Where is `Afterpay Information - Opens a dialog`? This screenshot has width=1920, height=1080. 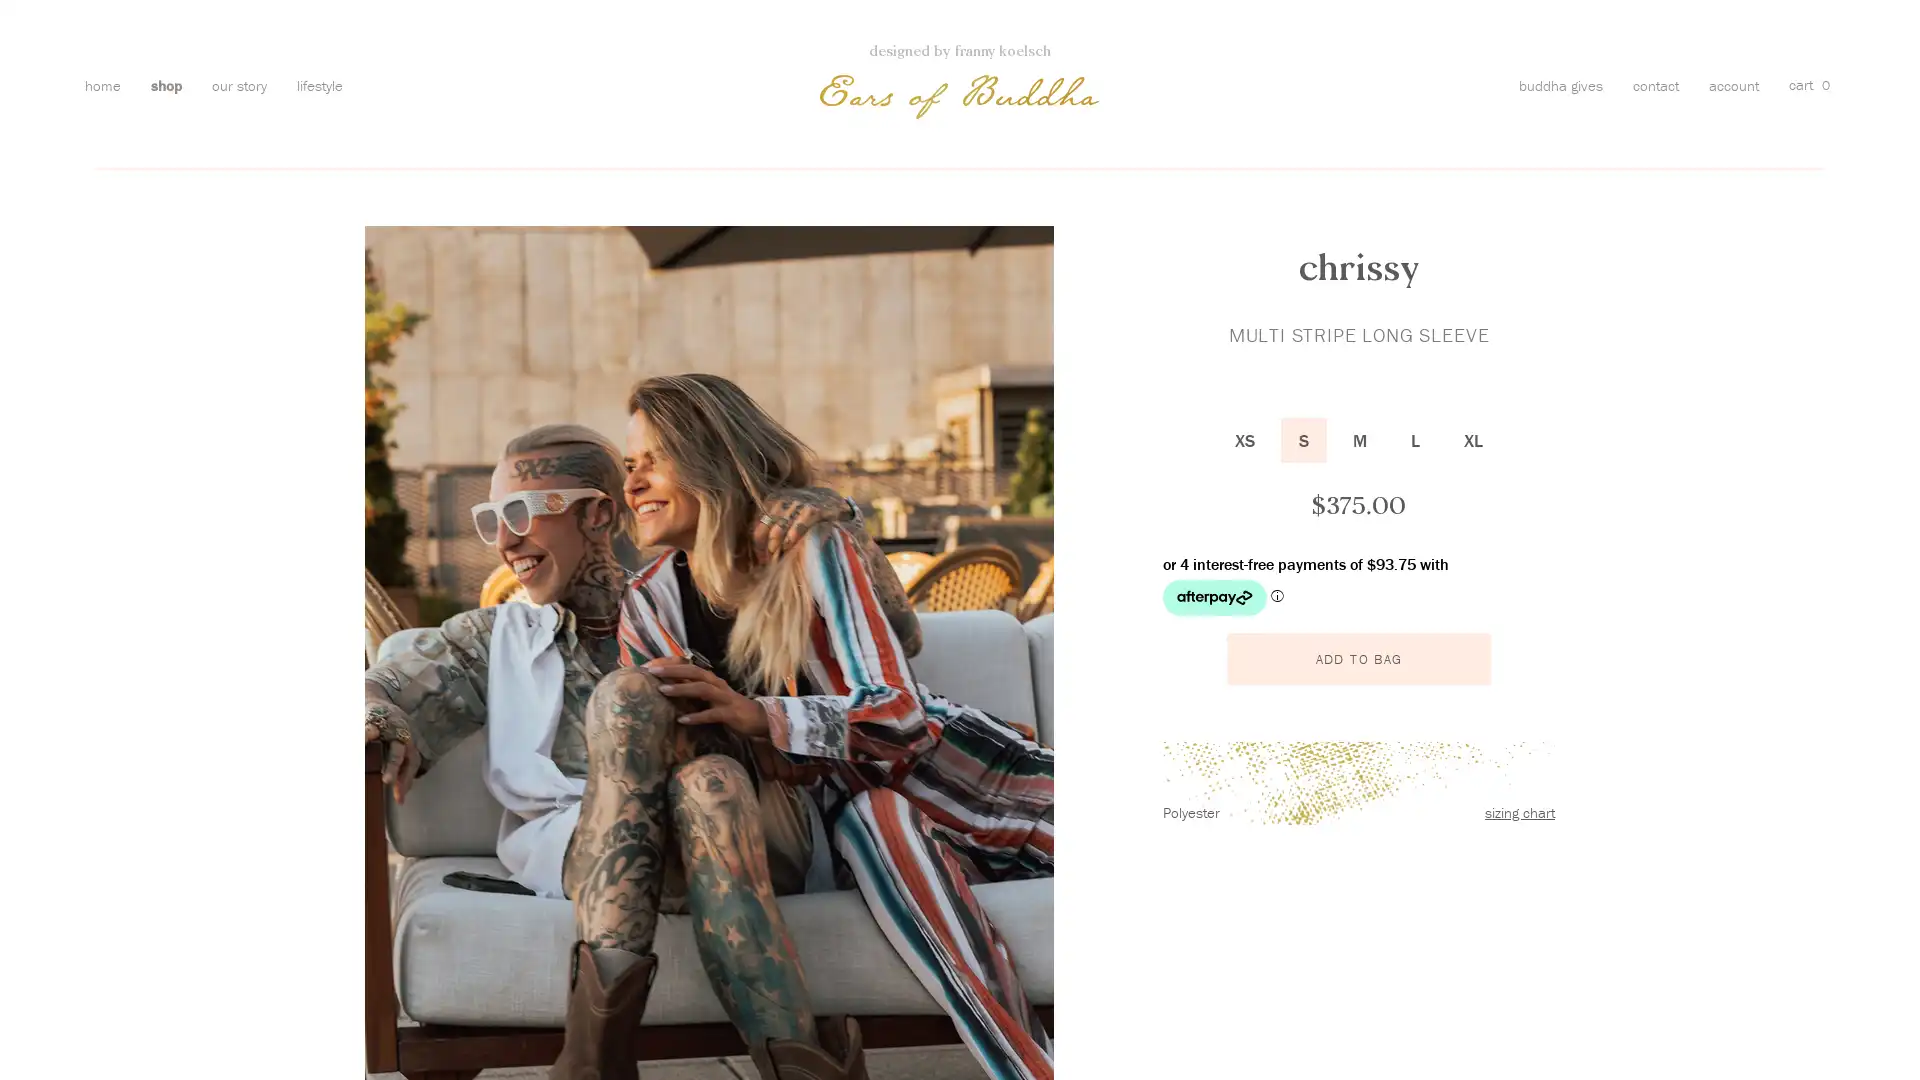
Afterpay Information - Opens a dialog is located at coordinates (1276, 600).